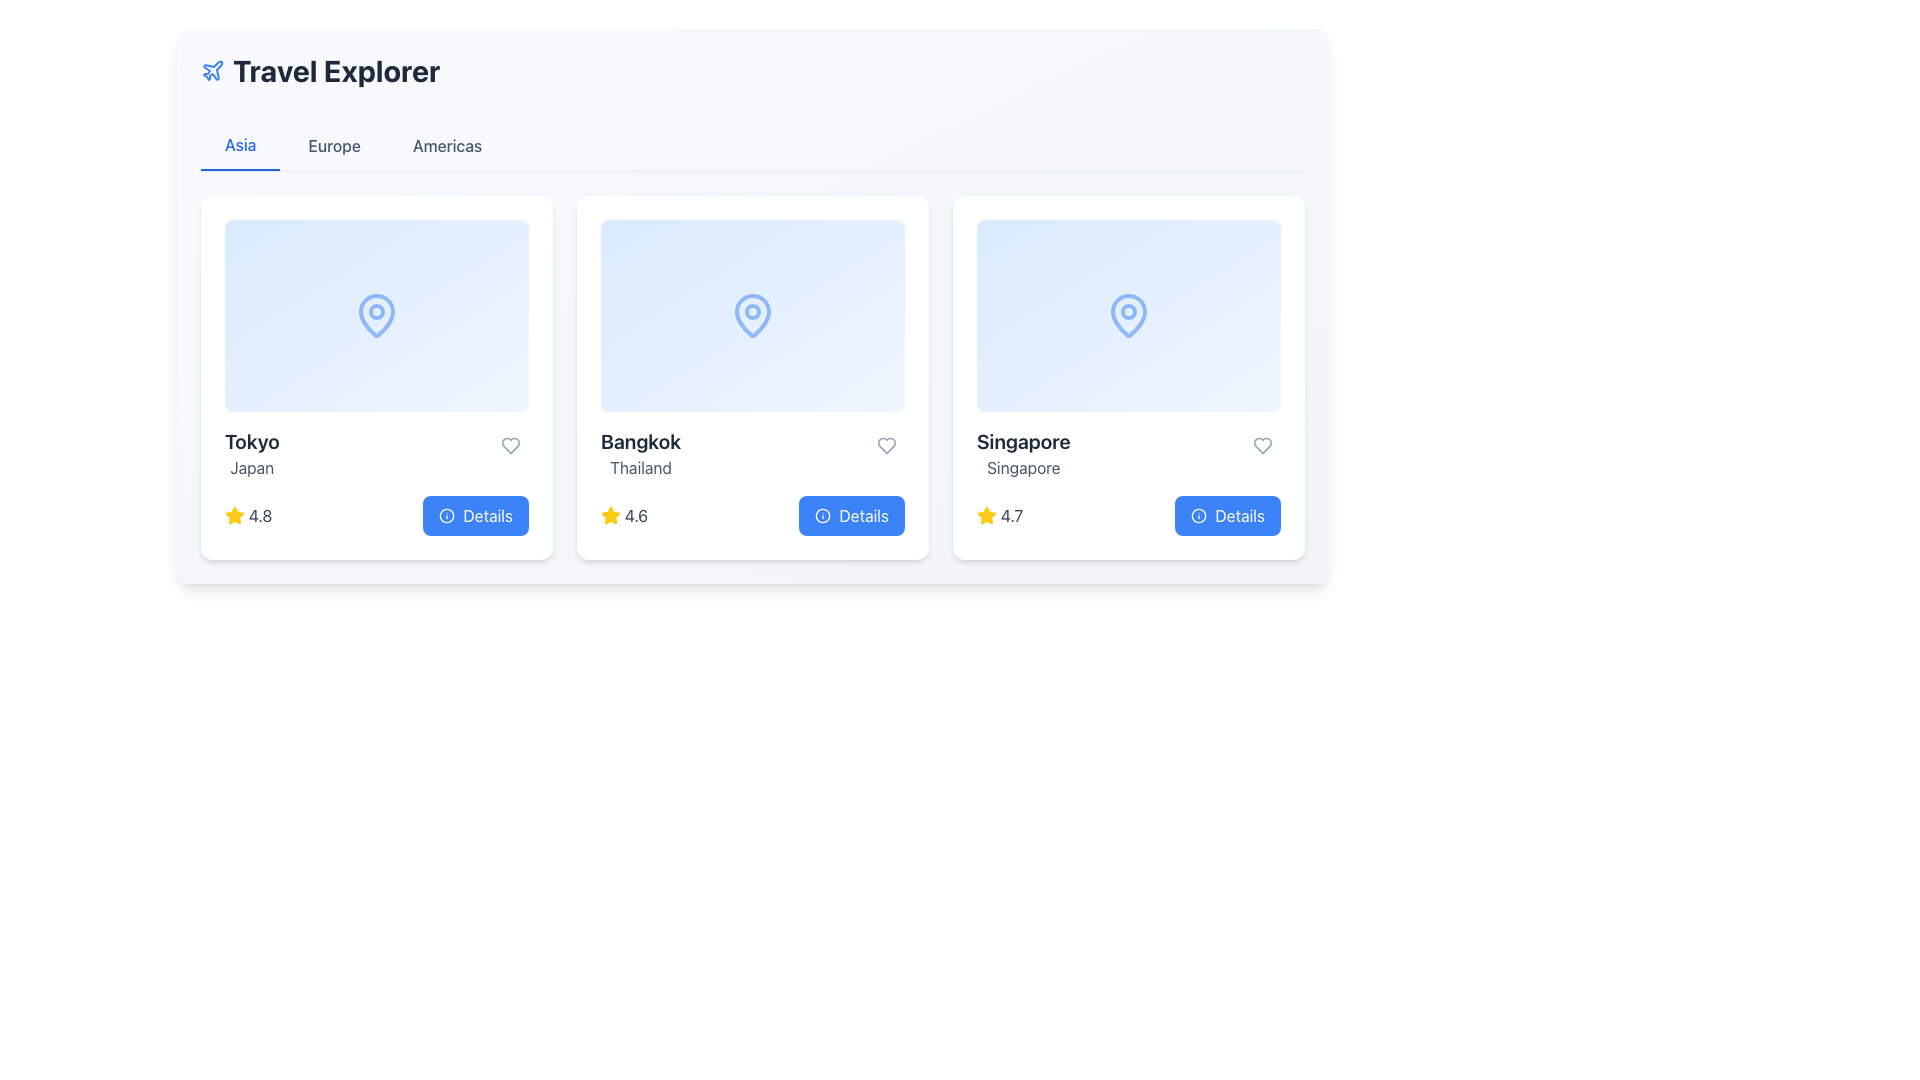  I want to click on the text label indicating the country associated with the city 'Bangkok', which is located at the bottom-center of the middle card in a grid of three cards, so click(641, 467).